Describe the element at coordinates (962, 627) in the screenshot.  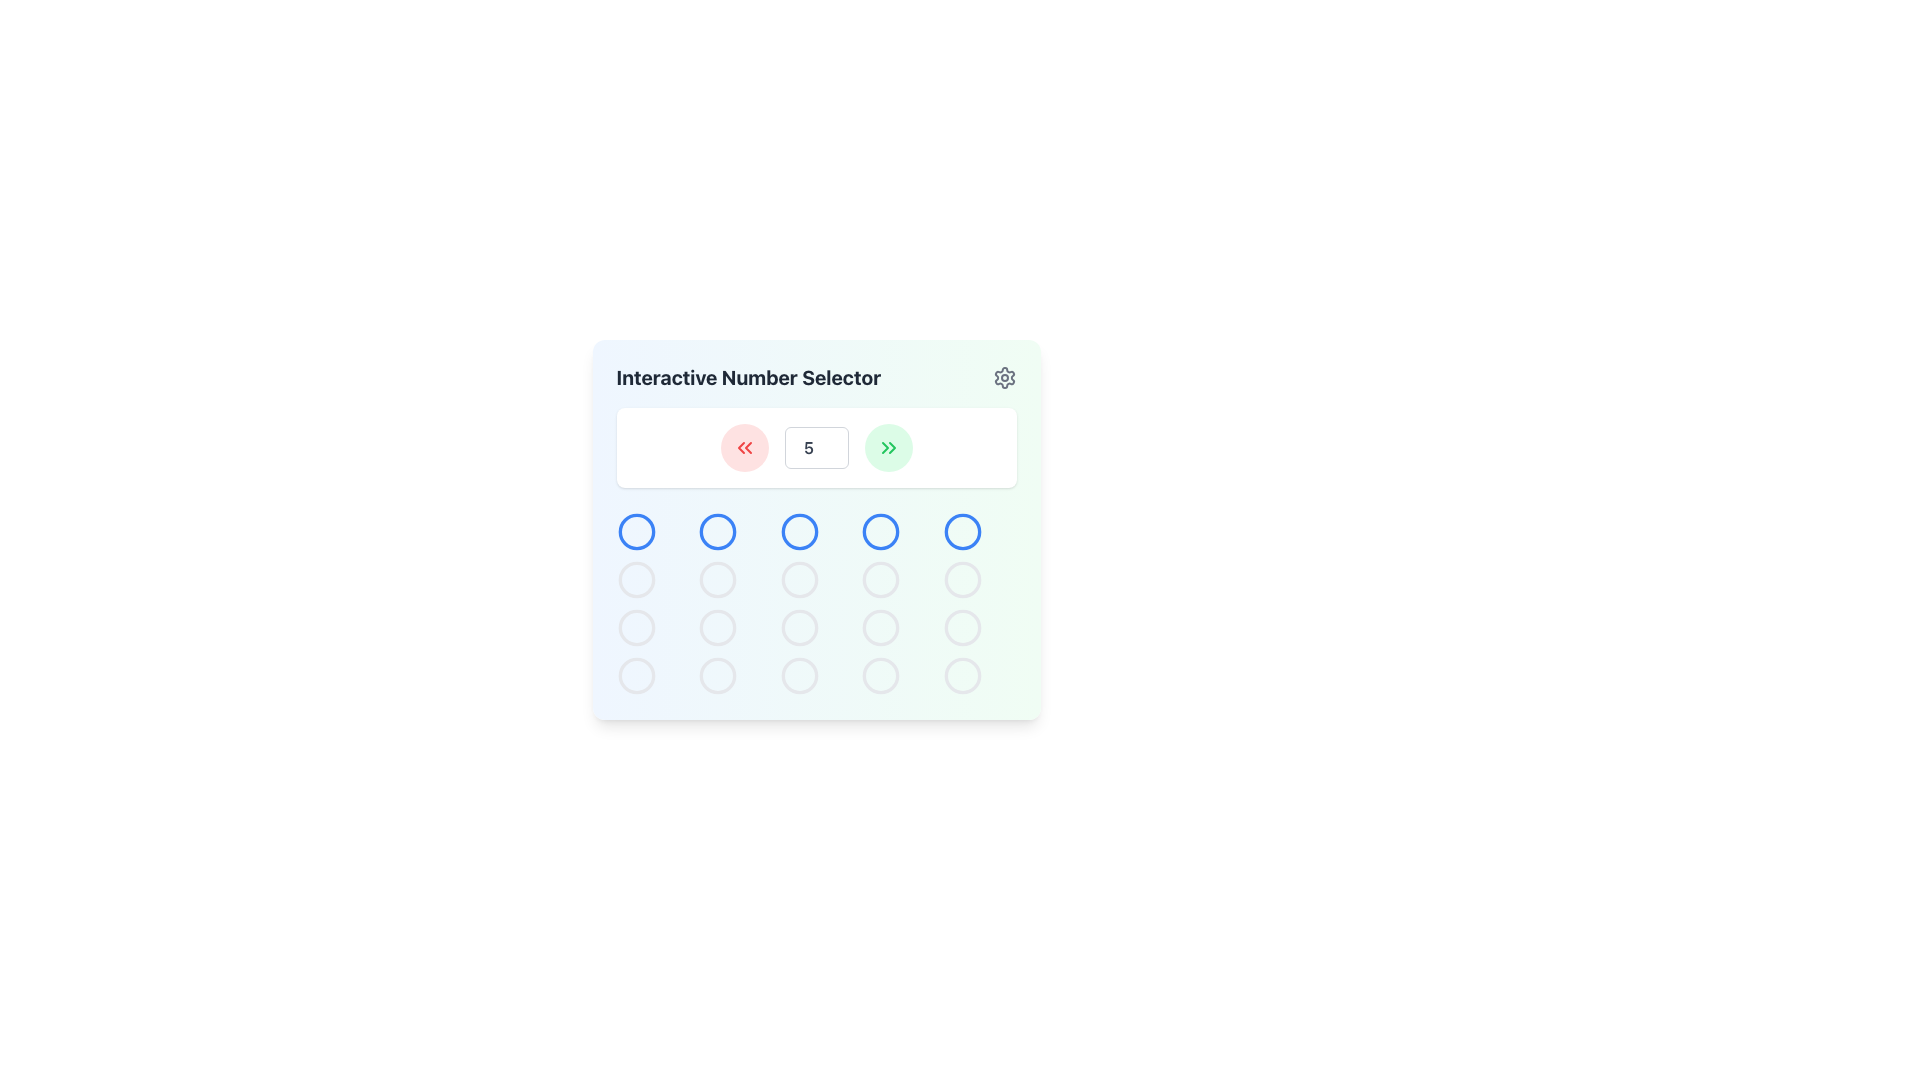
I see `the small filled circle element located in the bottom-right position of the grid of circles, which is distinctively styled compared to the surrounding elements` at that location.